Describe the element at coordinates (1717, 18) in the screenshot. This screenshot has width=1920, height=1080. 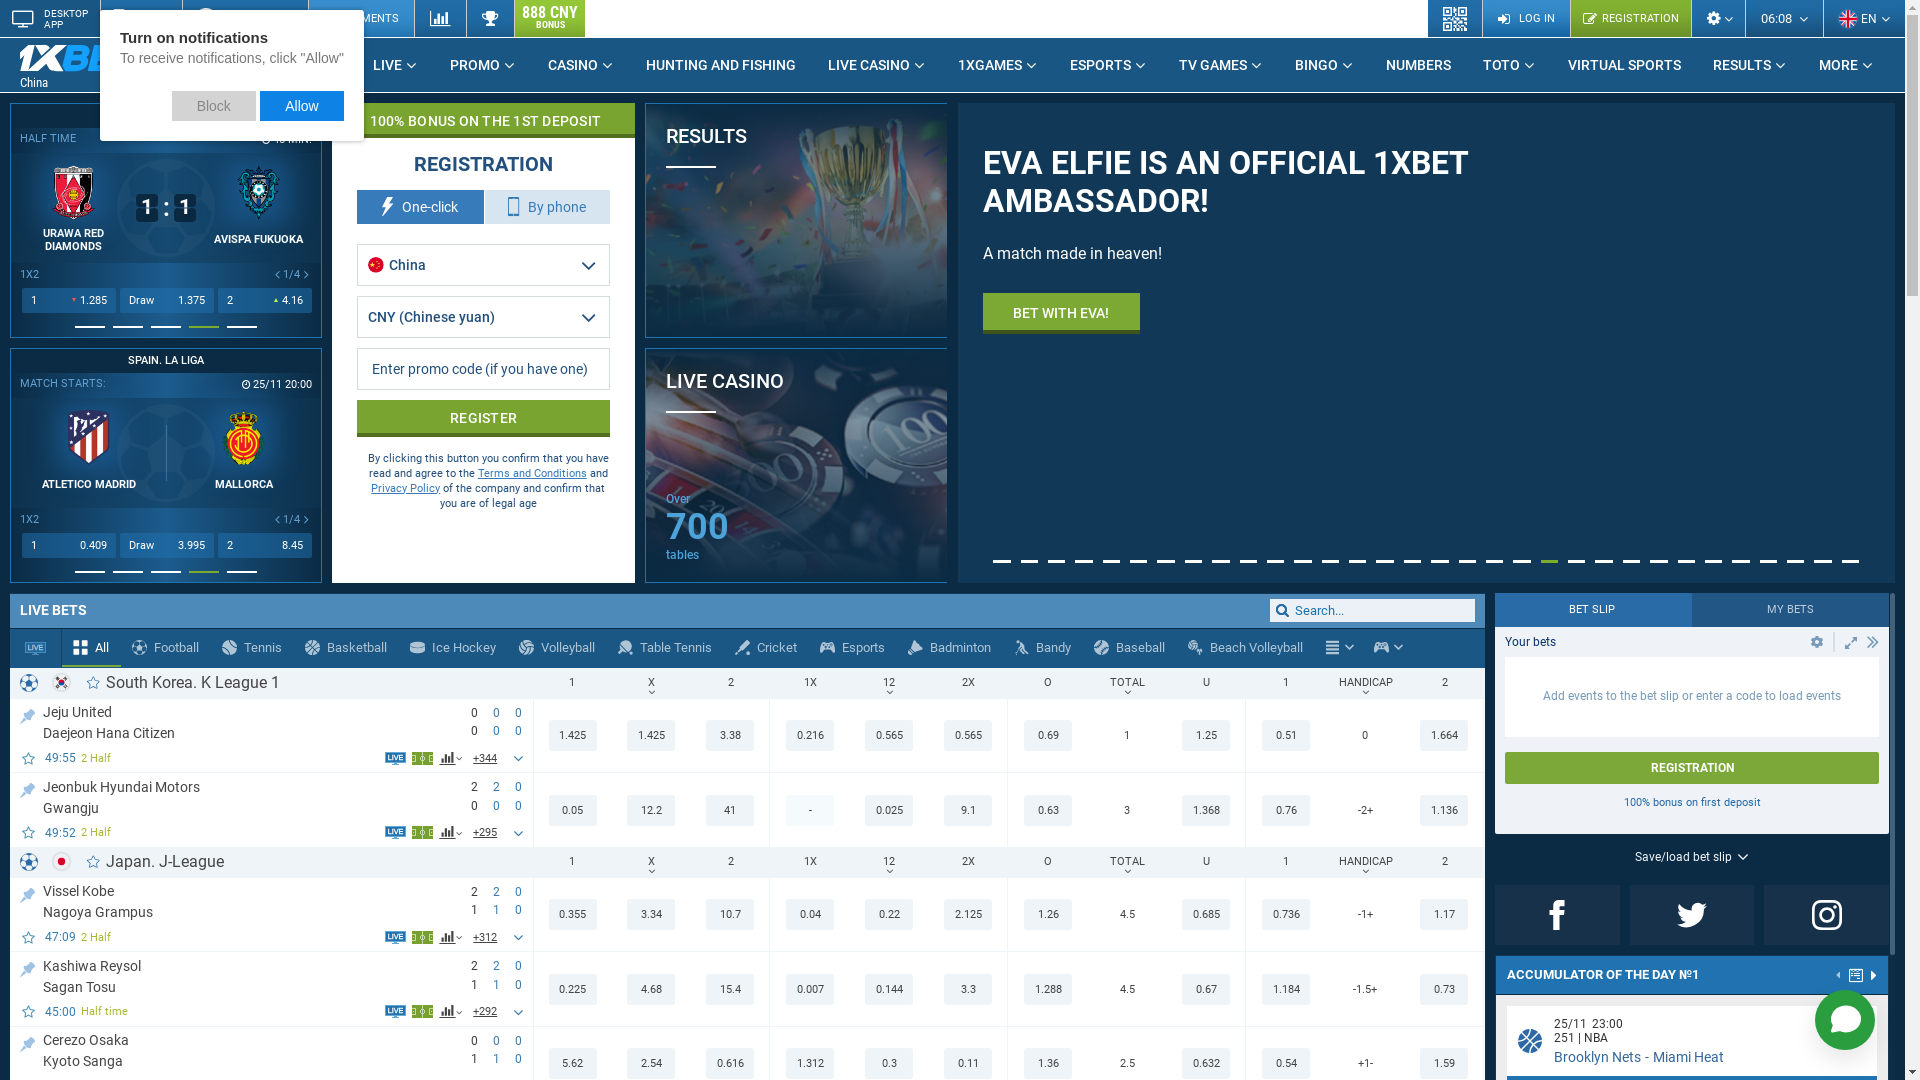
I see `'Settings'` at that location.